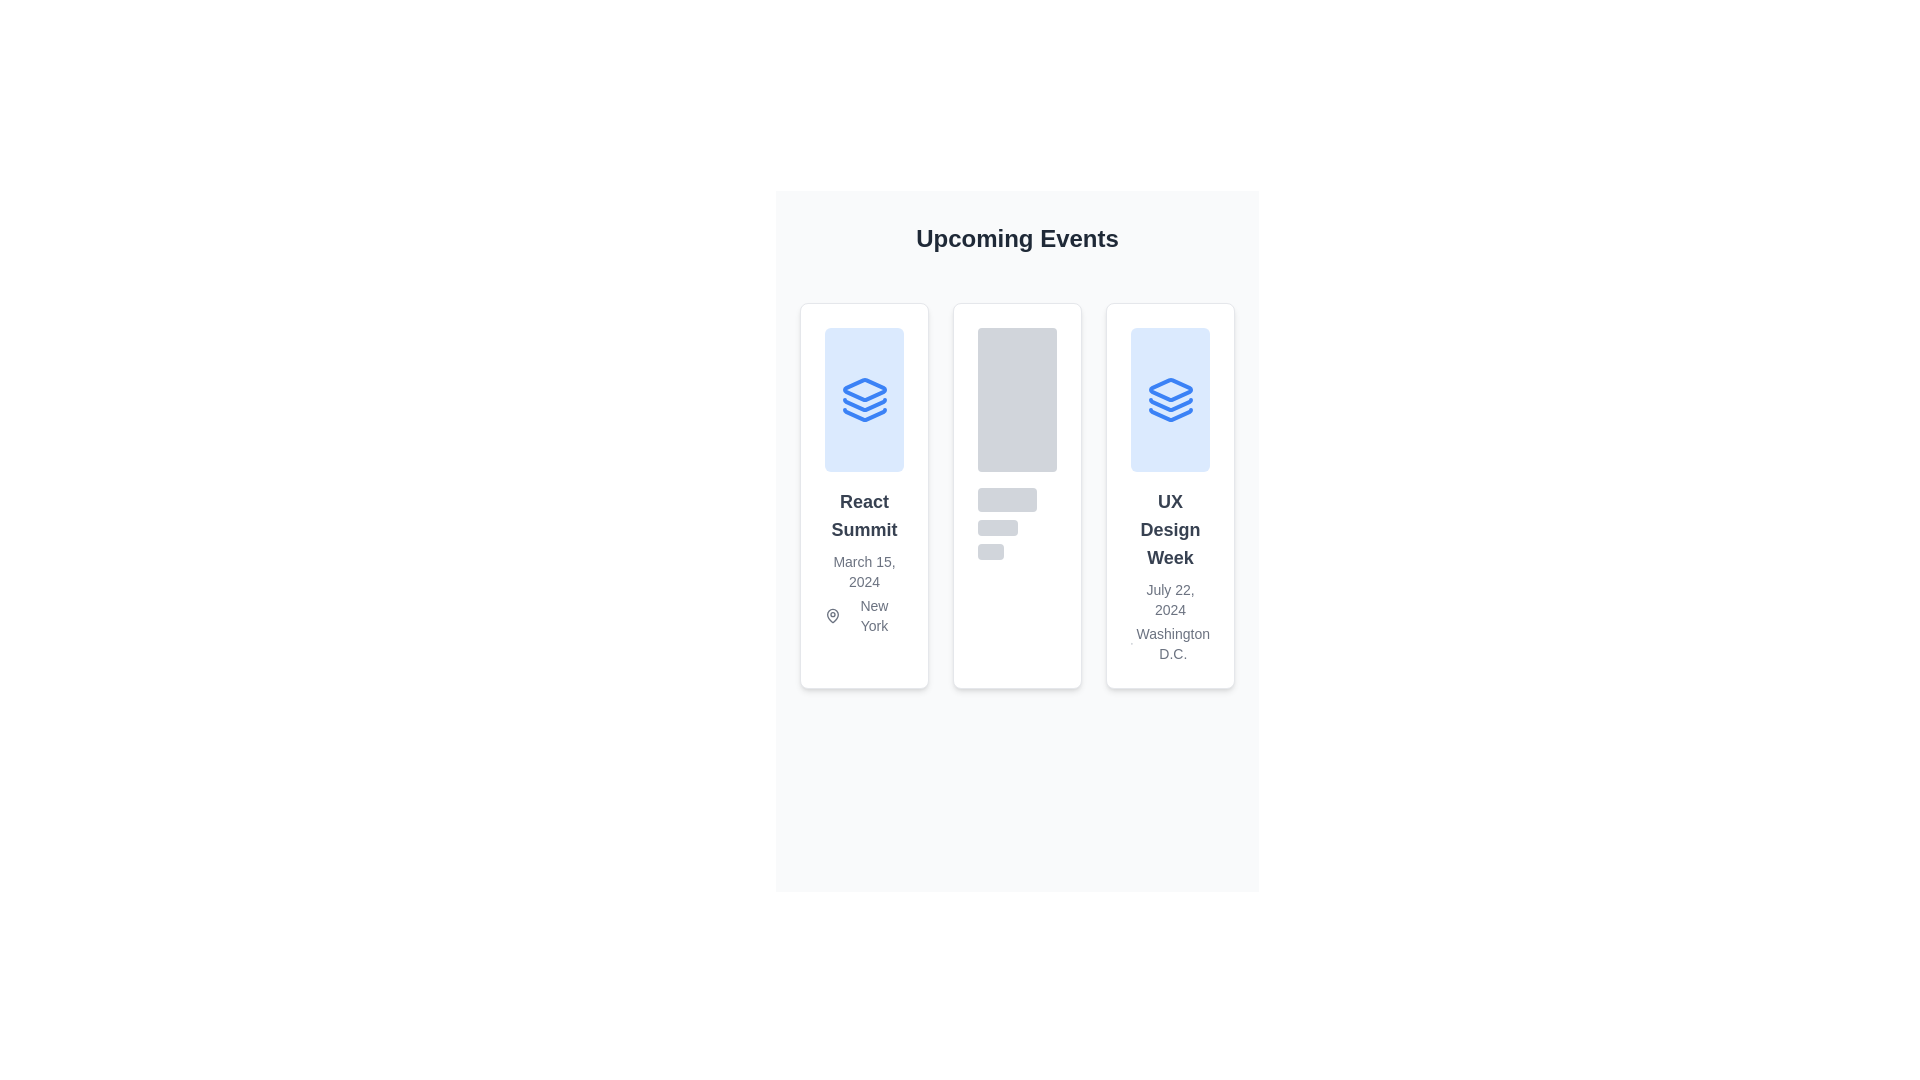 This screenshot has height=1080, width=1920. Describe the element at coordinates (832, 615) in the screenshot. I see `the map pin icon, which is a minimalistic grayscale design located adjacent to the 'New York' label under the 'React Summit' event title in the 'Upcoming Events' section` at that location.